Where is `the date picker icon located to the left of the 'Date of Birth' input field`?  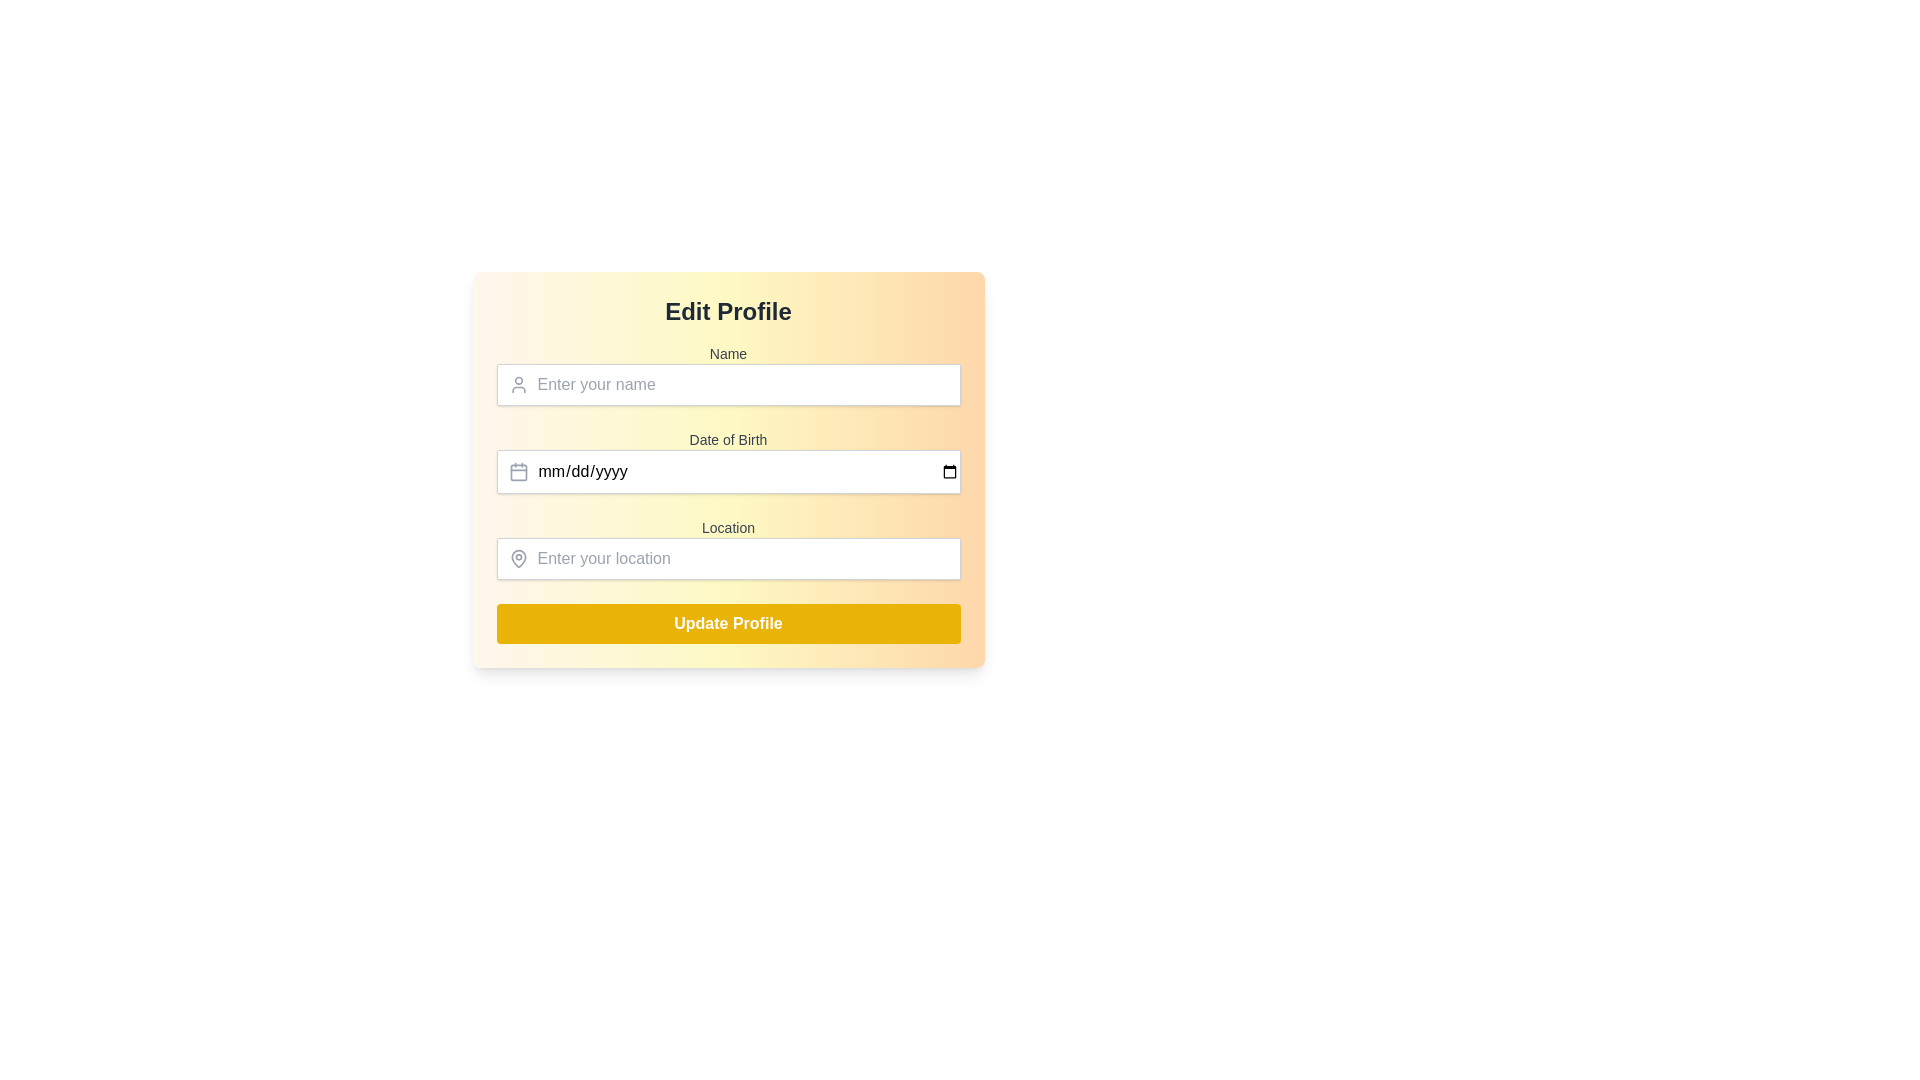 the date picker icon located to the left of the 'Date of Birth' input field is located at coordinates (518, 471).